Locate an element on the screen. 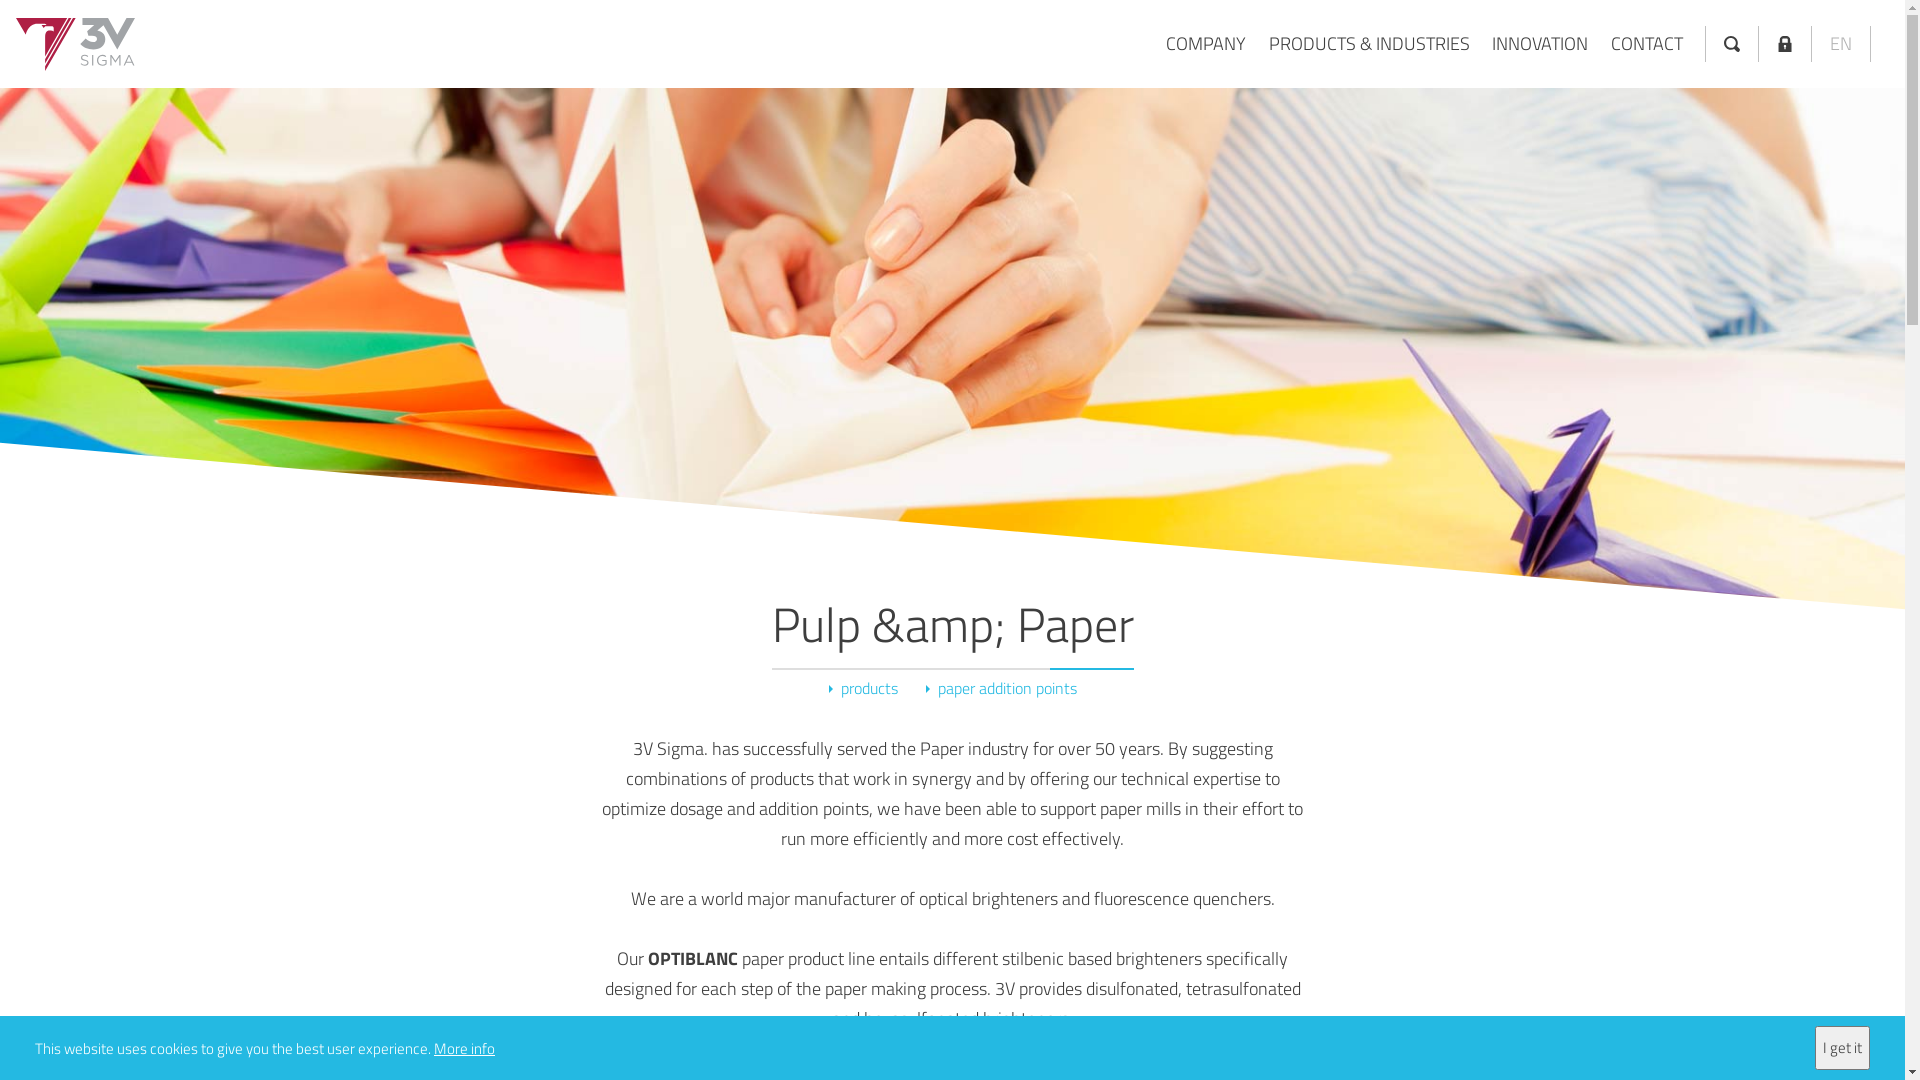 The image size is (1920, 1080). 'I get it' is located at coordinates (1841, 1047).